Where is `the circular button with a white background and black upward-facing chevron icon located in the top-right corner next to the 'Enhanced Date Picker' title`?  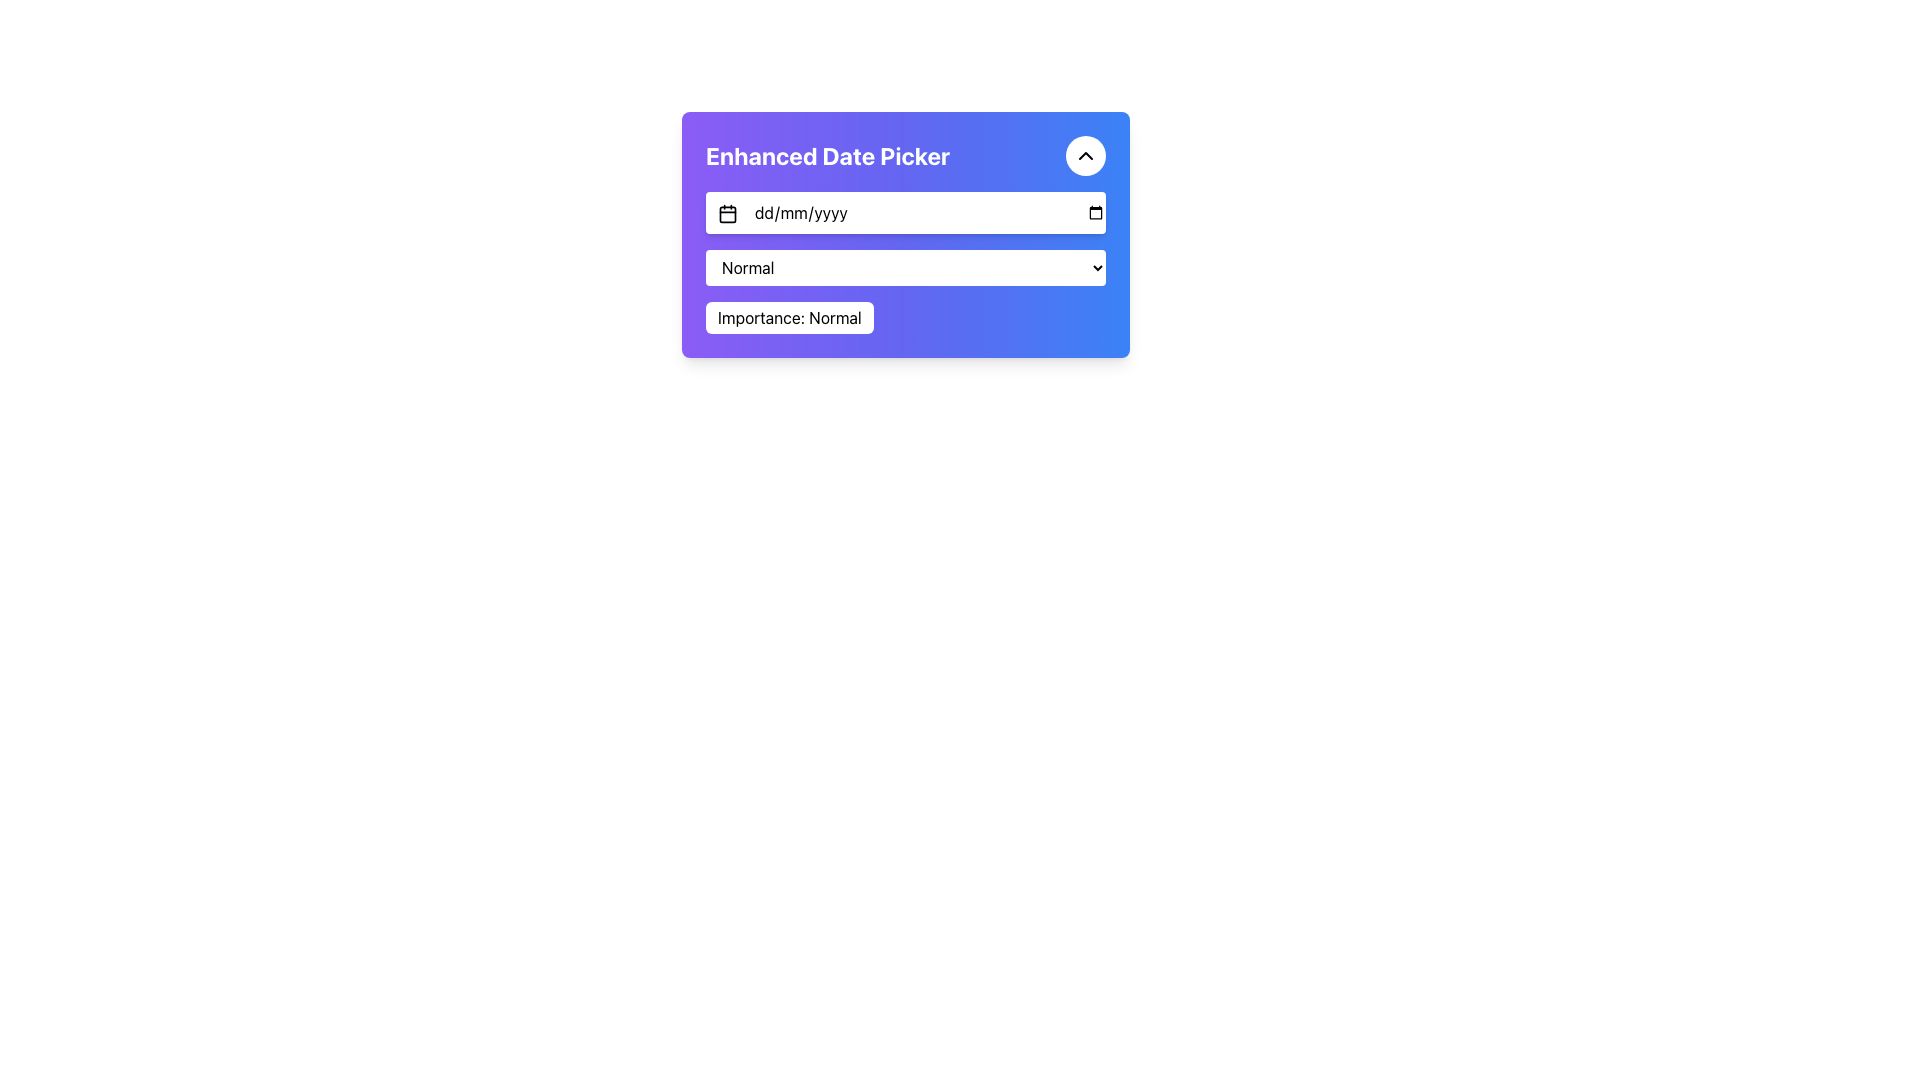
the circular button with a white background and black upward-facing chevron icon located in the top-right corner next to the 'Enhanced Date Picker' title is located at coordinates (1084, 154).